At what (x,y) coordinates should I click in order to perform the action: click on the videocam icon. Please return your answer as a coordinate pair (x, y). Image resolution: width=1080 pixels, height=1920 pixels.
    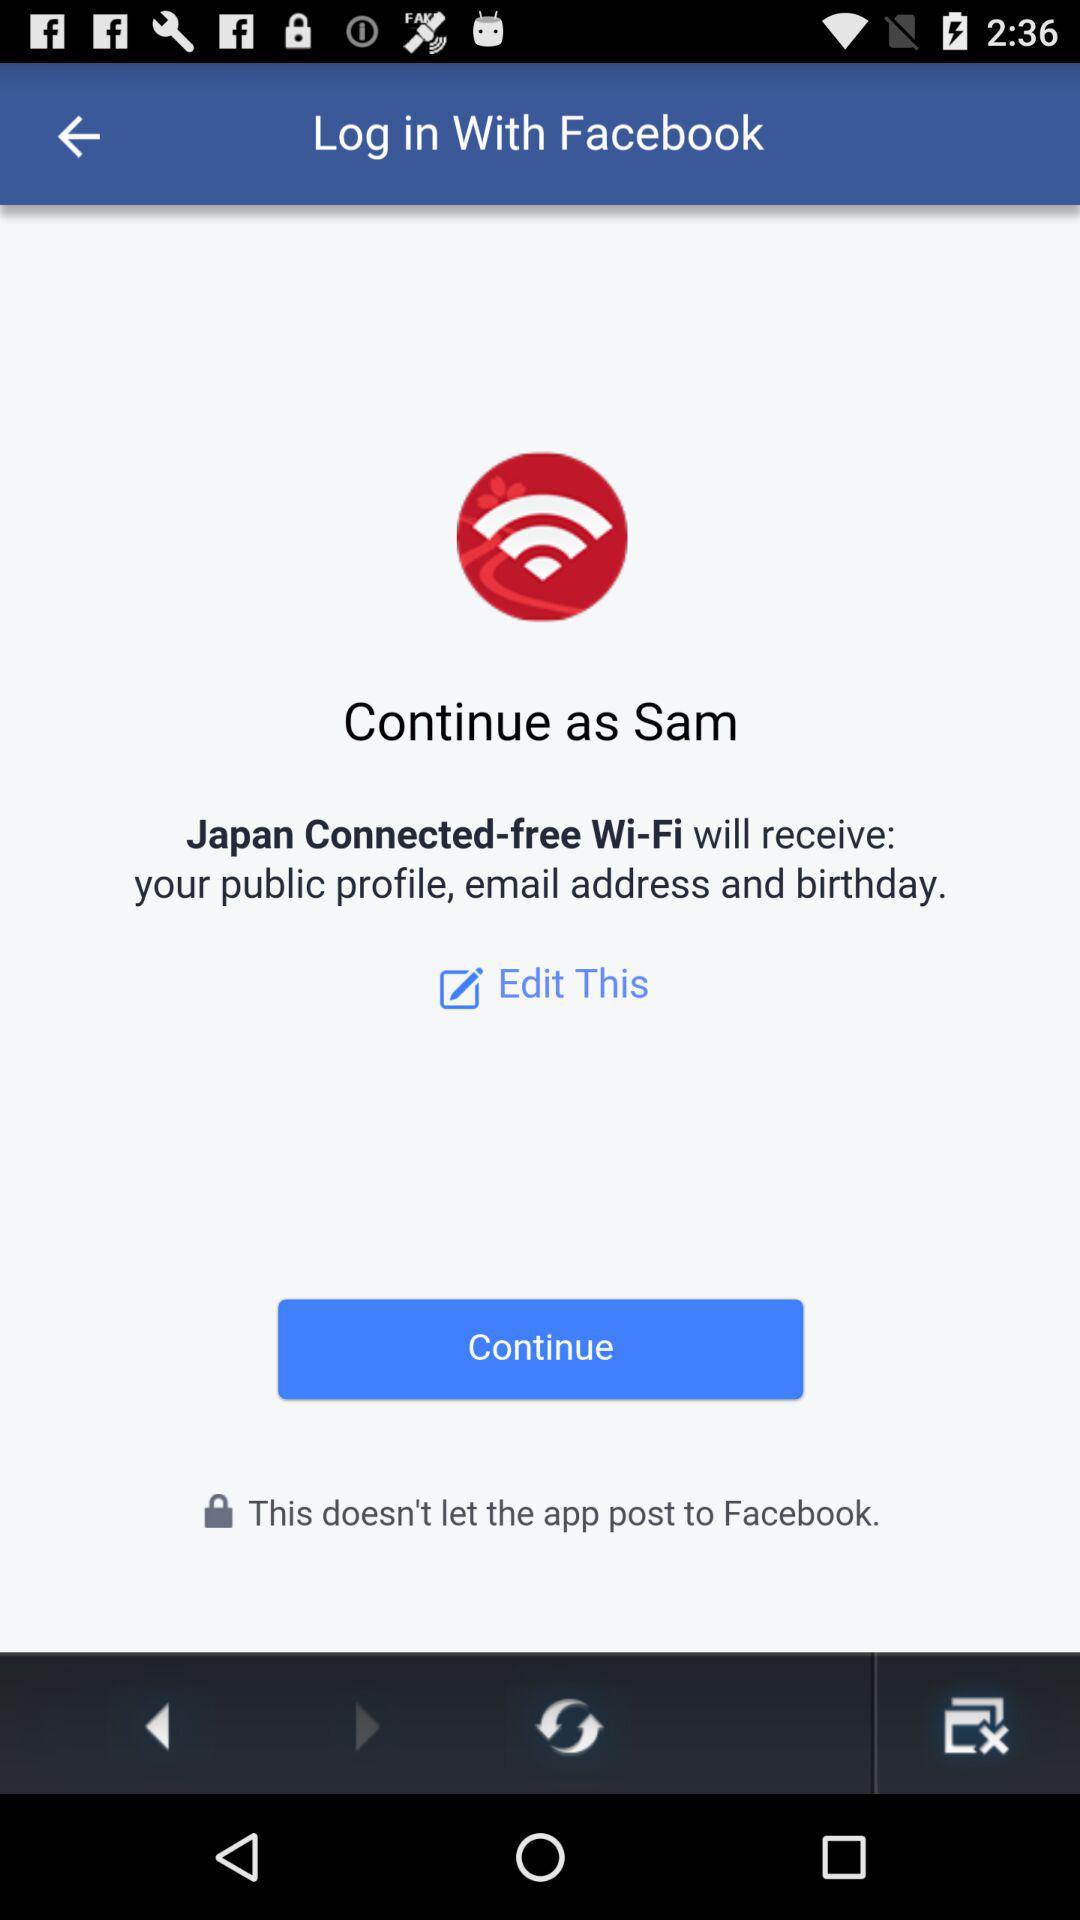
    Looking at the image, I should click on (975, 1846).